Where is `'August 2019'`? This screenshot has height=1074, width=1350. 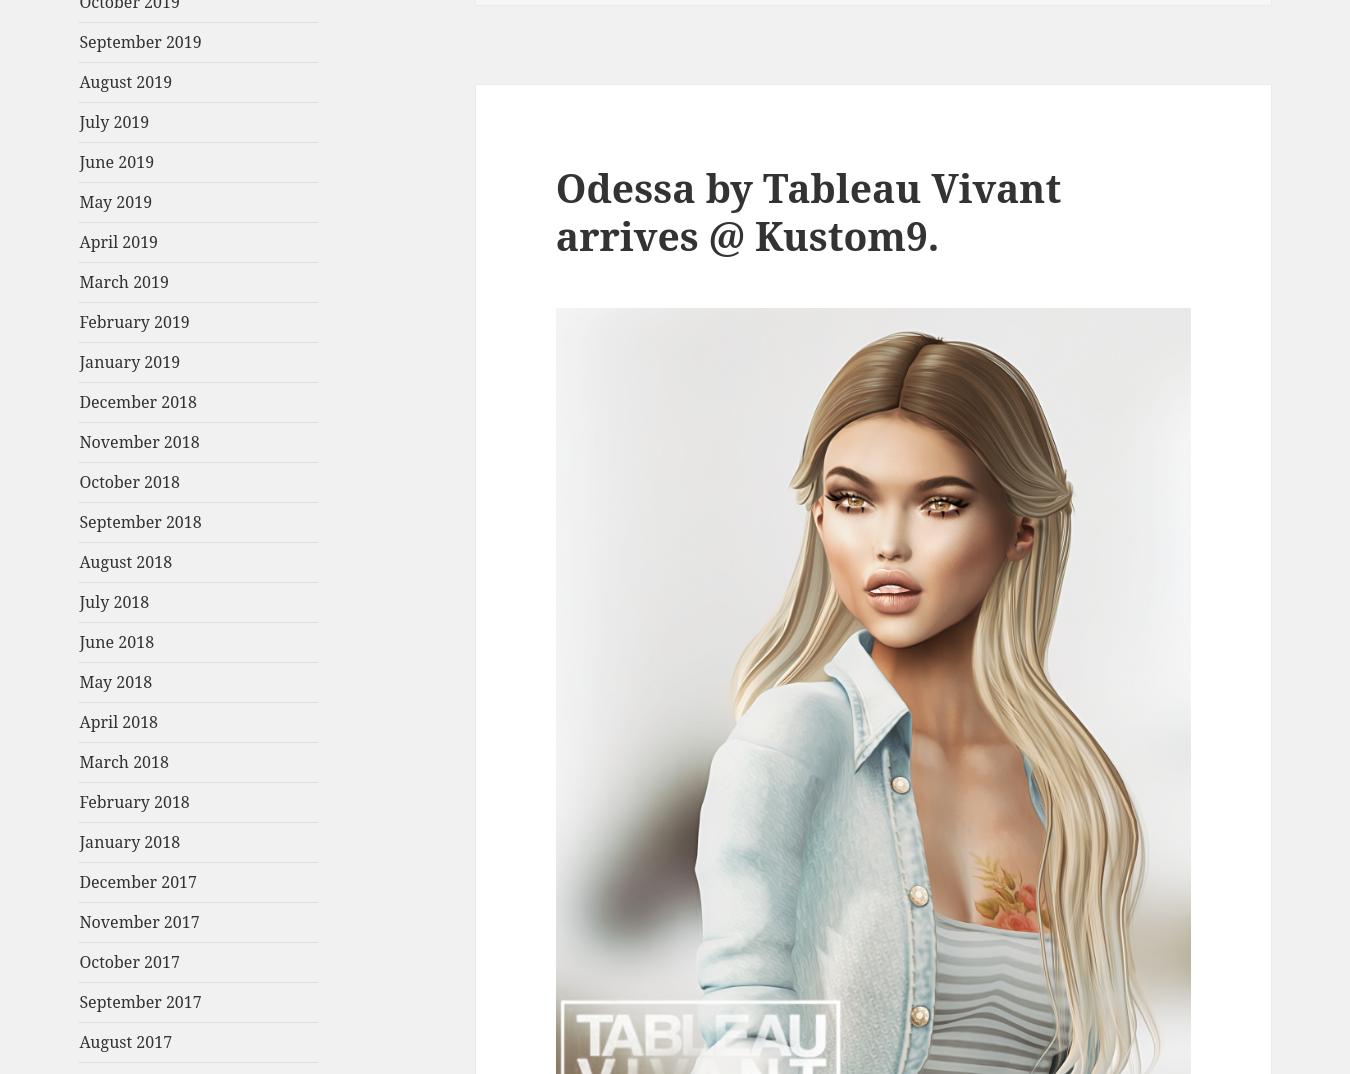
'August 2019' is located at coordinates (125, 82).